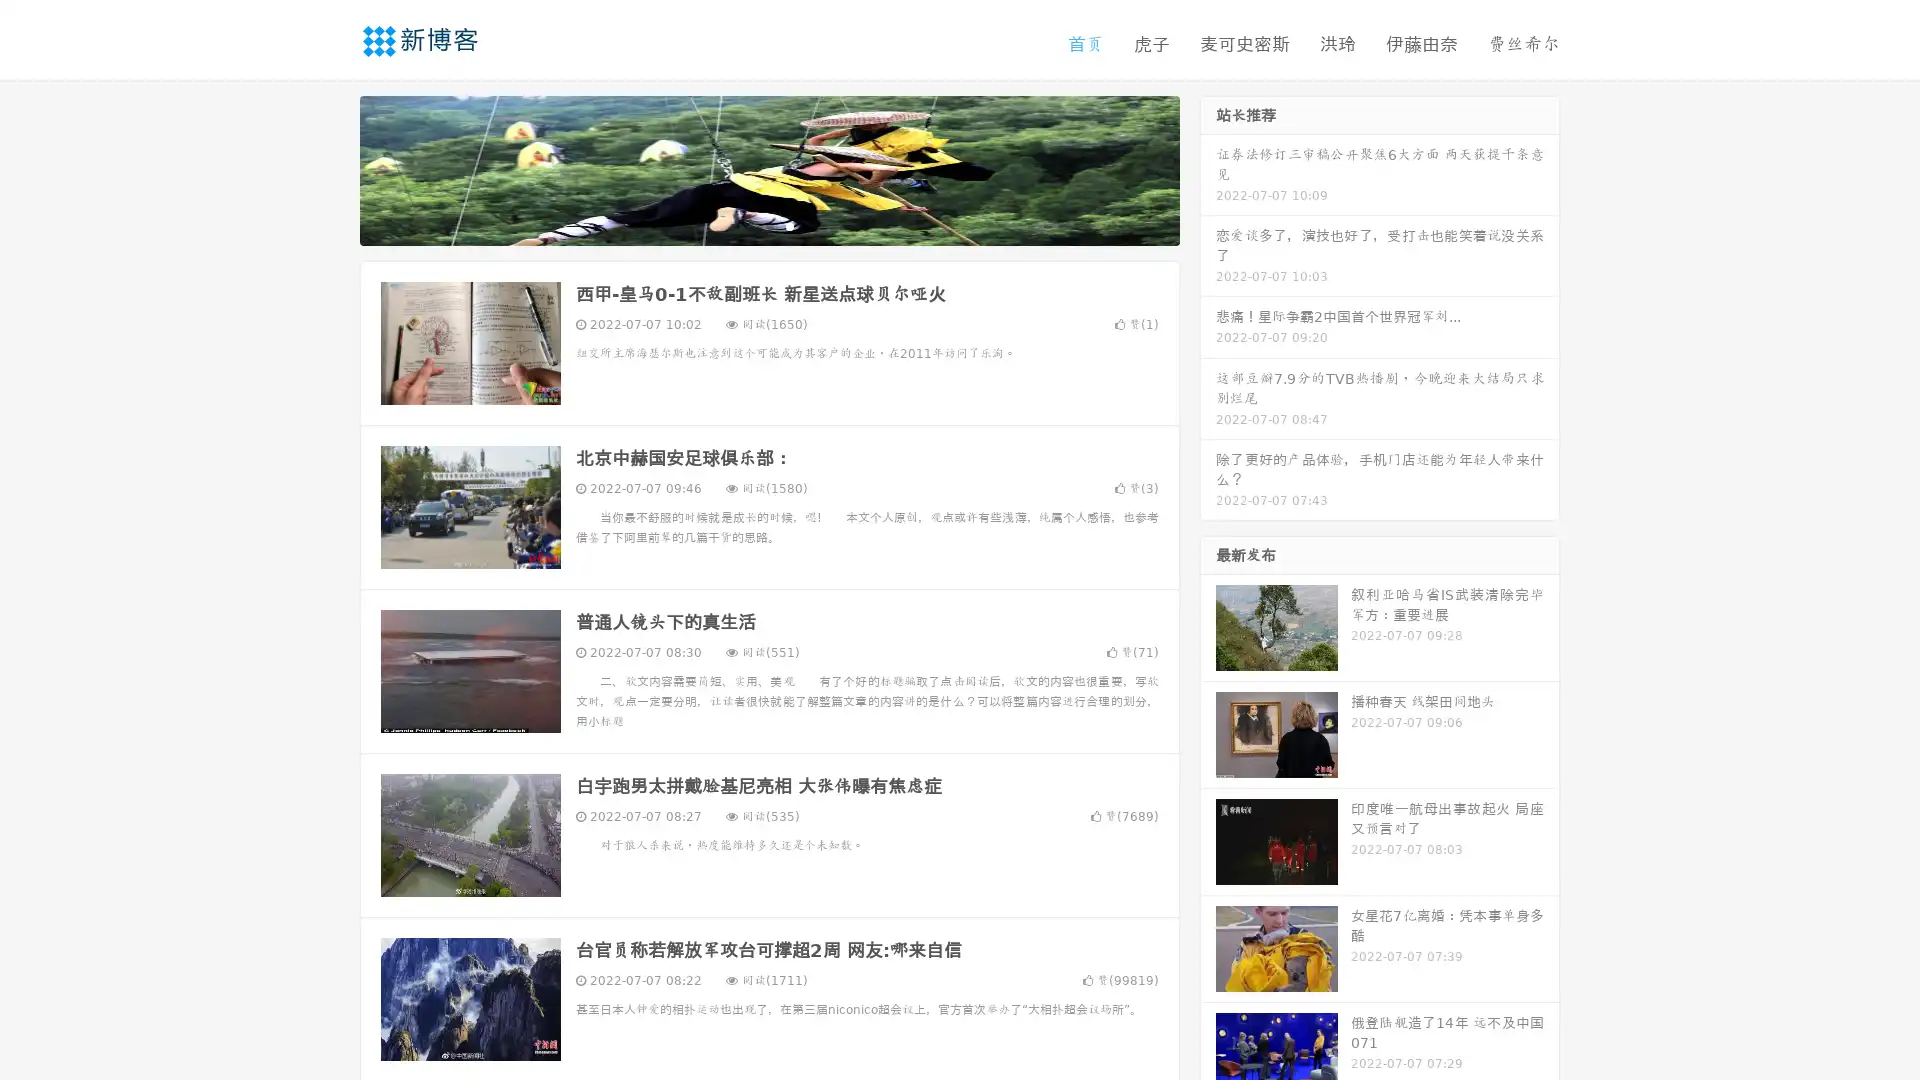 The width and height of the screenshot is (1920, 1080). I want to click on Go to slide 1, so click(748, 225).